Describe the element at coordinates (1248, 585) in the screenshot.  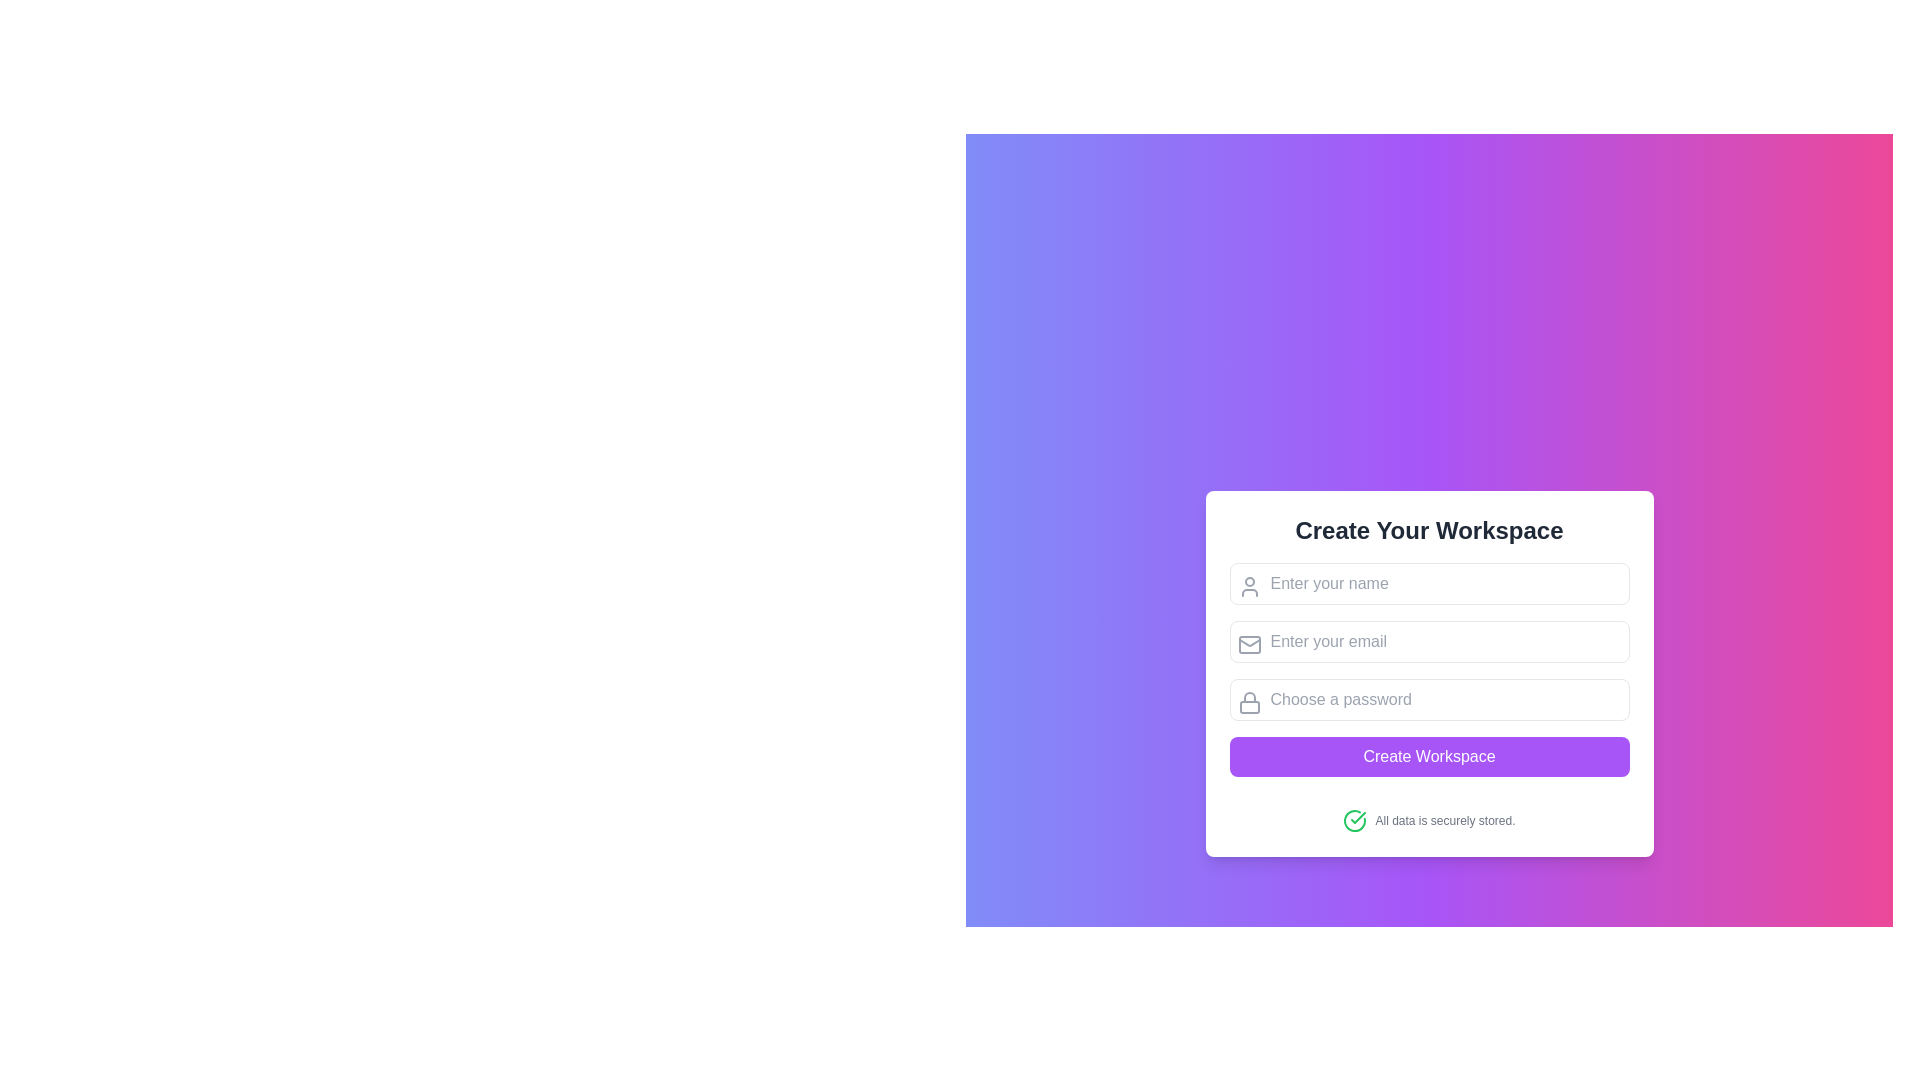
I see `the user icon styled in material design, which features a circular head and shoulders outline, located at the beginning of the input field labeled 'Enter your name'` at that location.